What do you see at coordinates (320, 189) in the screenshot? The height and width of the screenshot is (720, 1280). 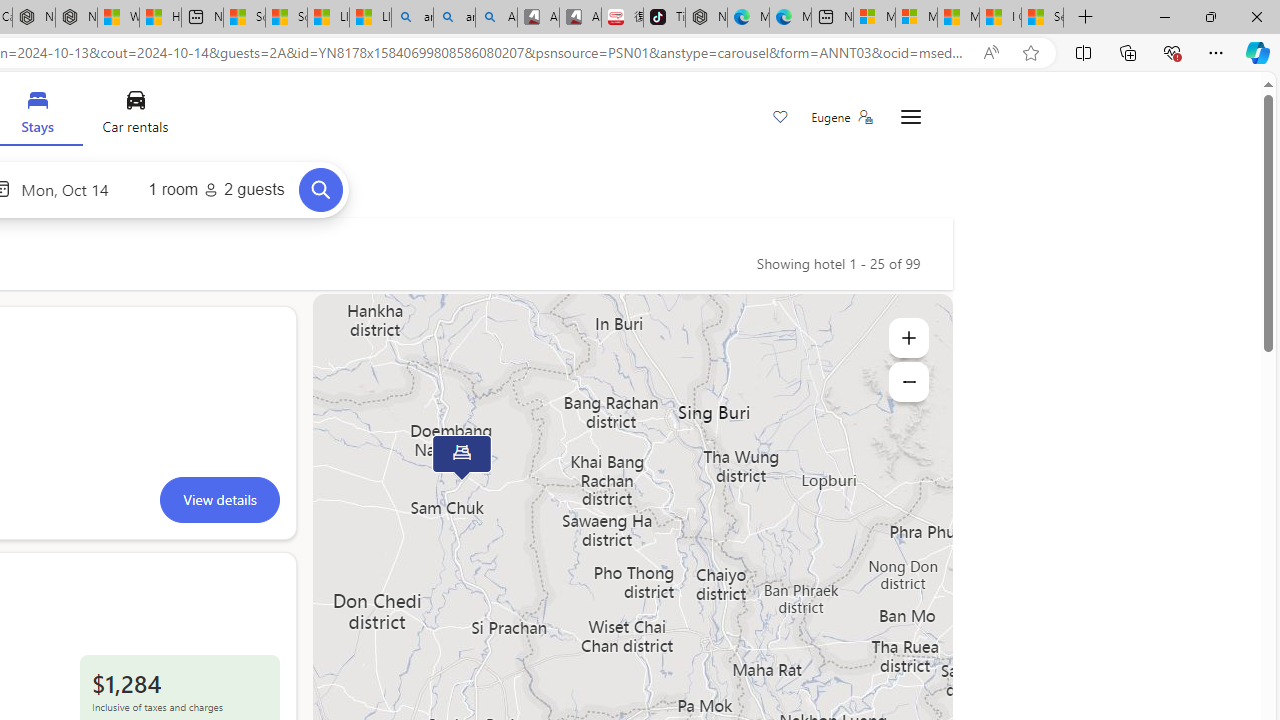 I see `'Search'` at bounding box center [320, 189].